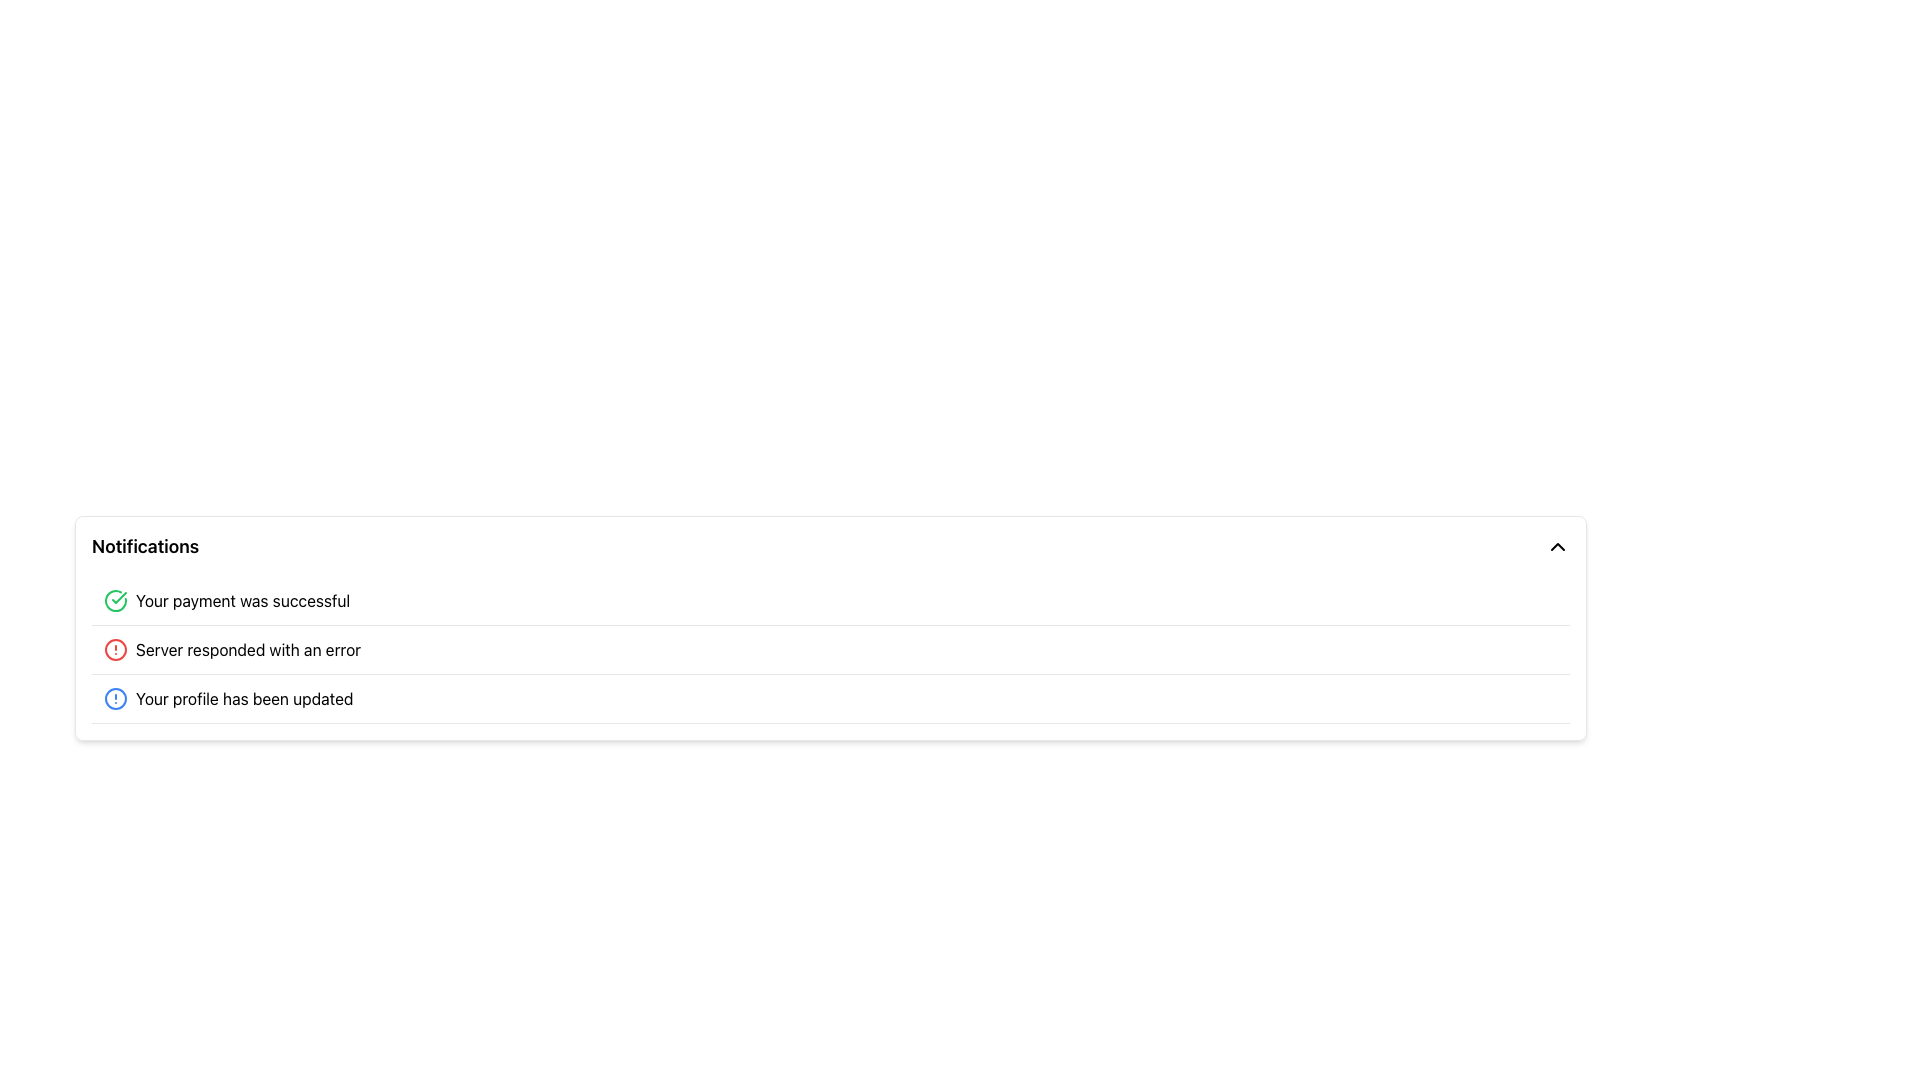 Image resolution: width=1920 pixels, height=1080 pixels. What do you see at coordinates (114, 650) in the screenshot?
I see `the alert icon located at the beginning of the second notification row labeled 'Server responded with an error' for further details` at bounding box center [114, 650].